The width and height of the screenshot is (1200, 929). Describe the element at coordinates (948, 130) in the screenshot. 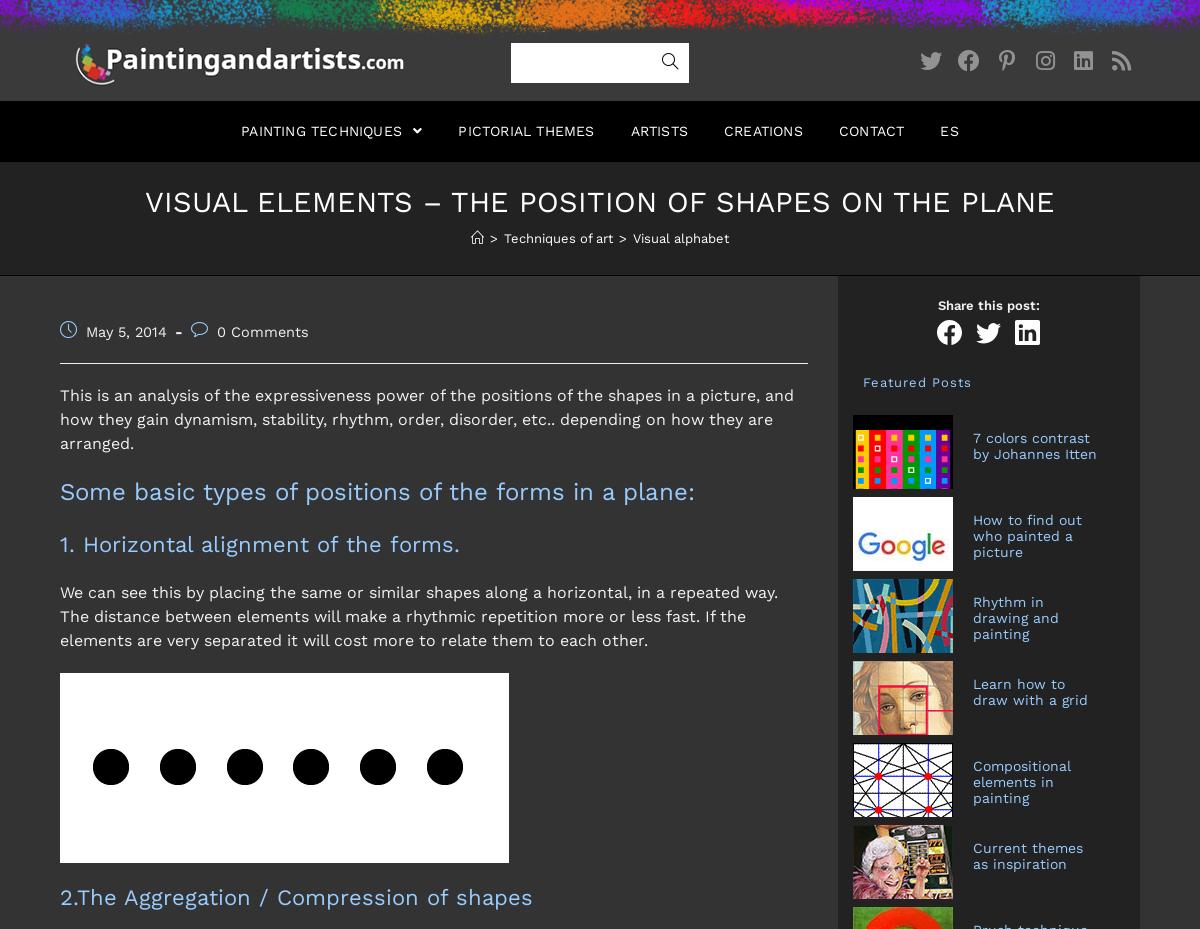

I see `'ES'` at that location.